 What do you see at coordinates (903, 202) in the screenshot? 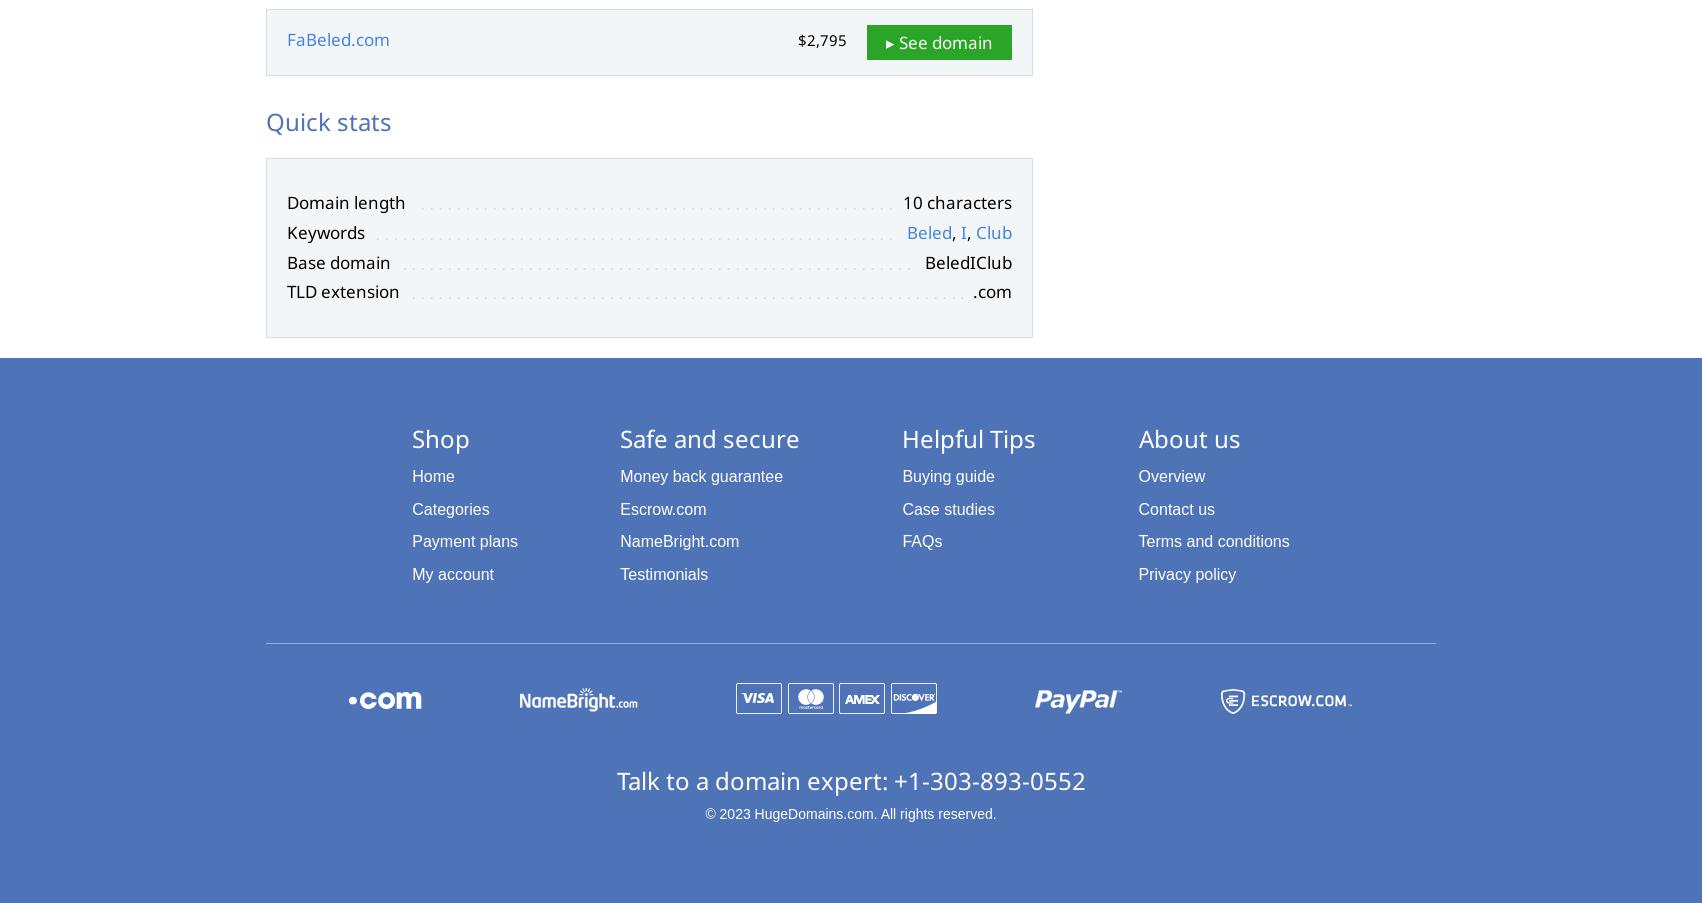
I see `'10 characters'` at bounding box center [903, 202].